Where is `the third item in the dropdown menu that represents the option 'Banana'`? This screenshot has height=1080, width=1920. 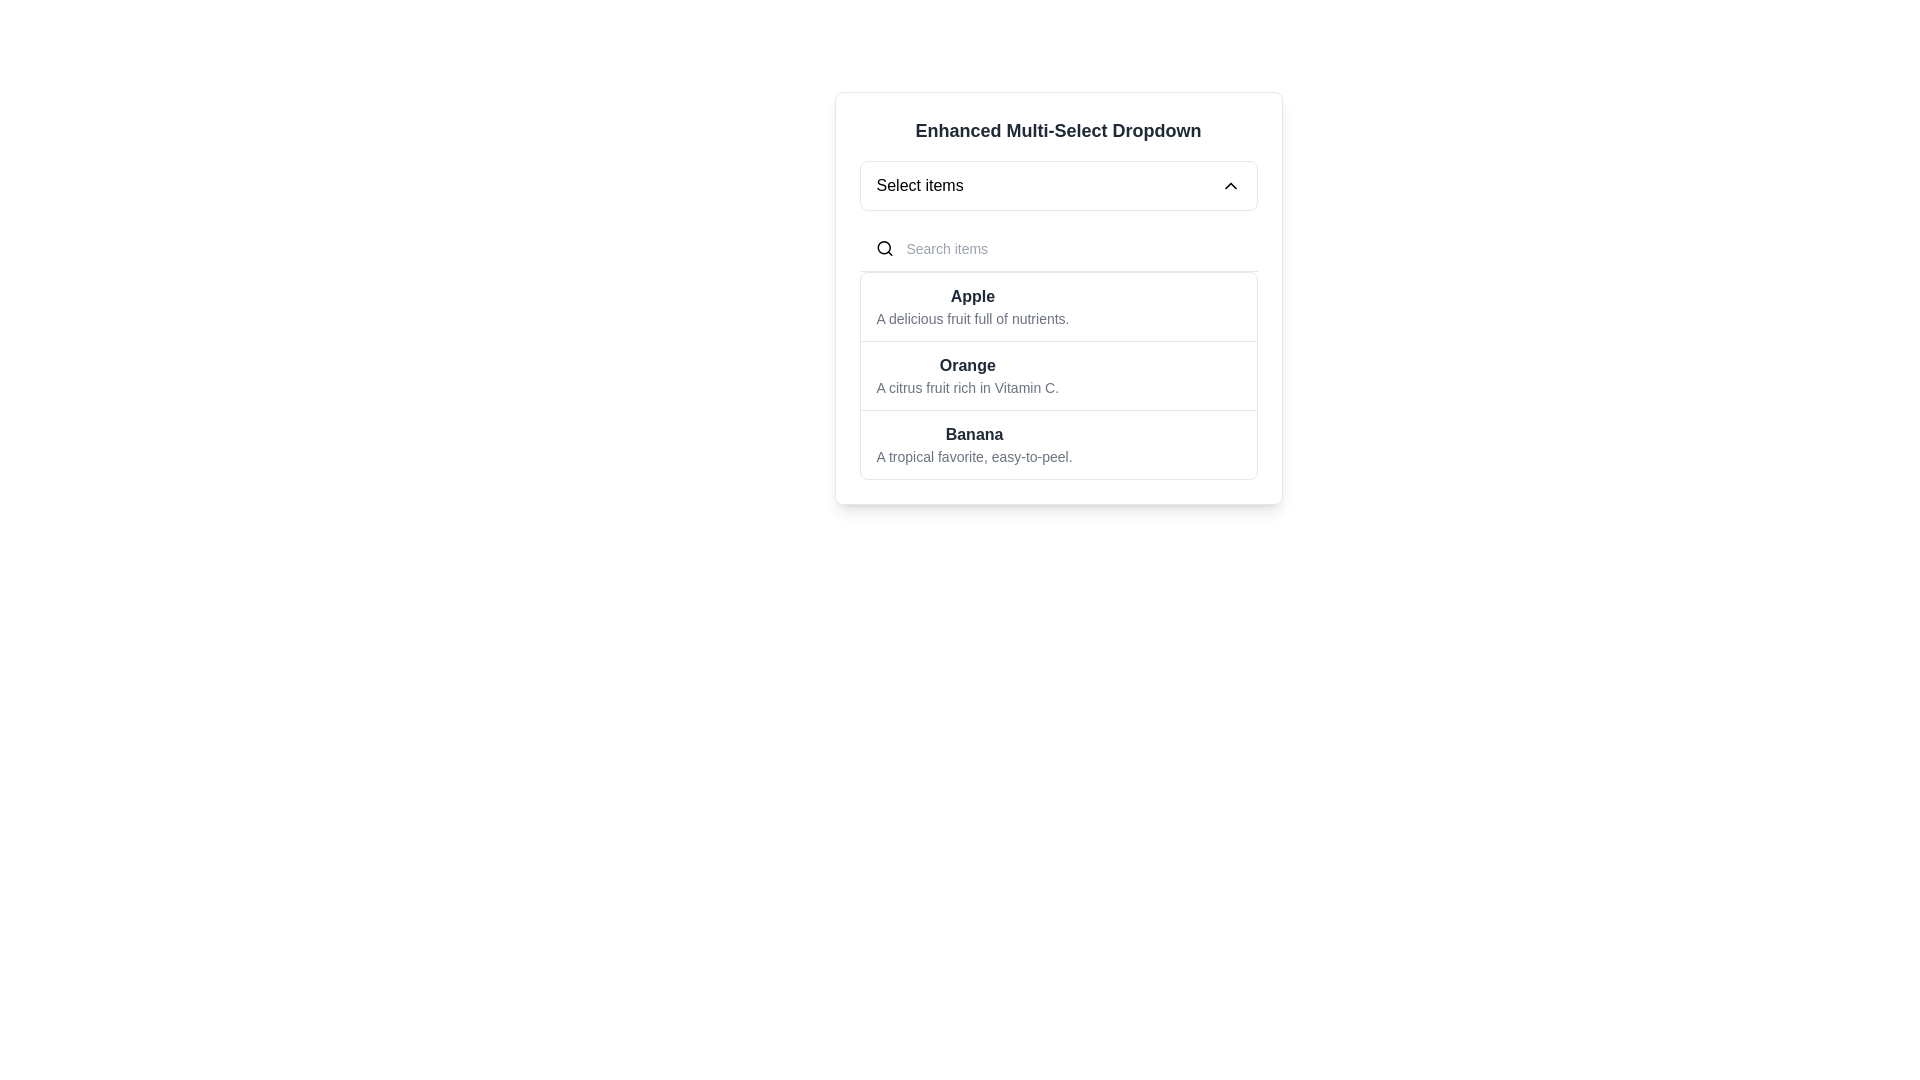
the third item in the dropdown menu that represents the option 'Banana' is located at coordinates (974, 443).